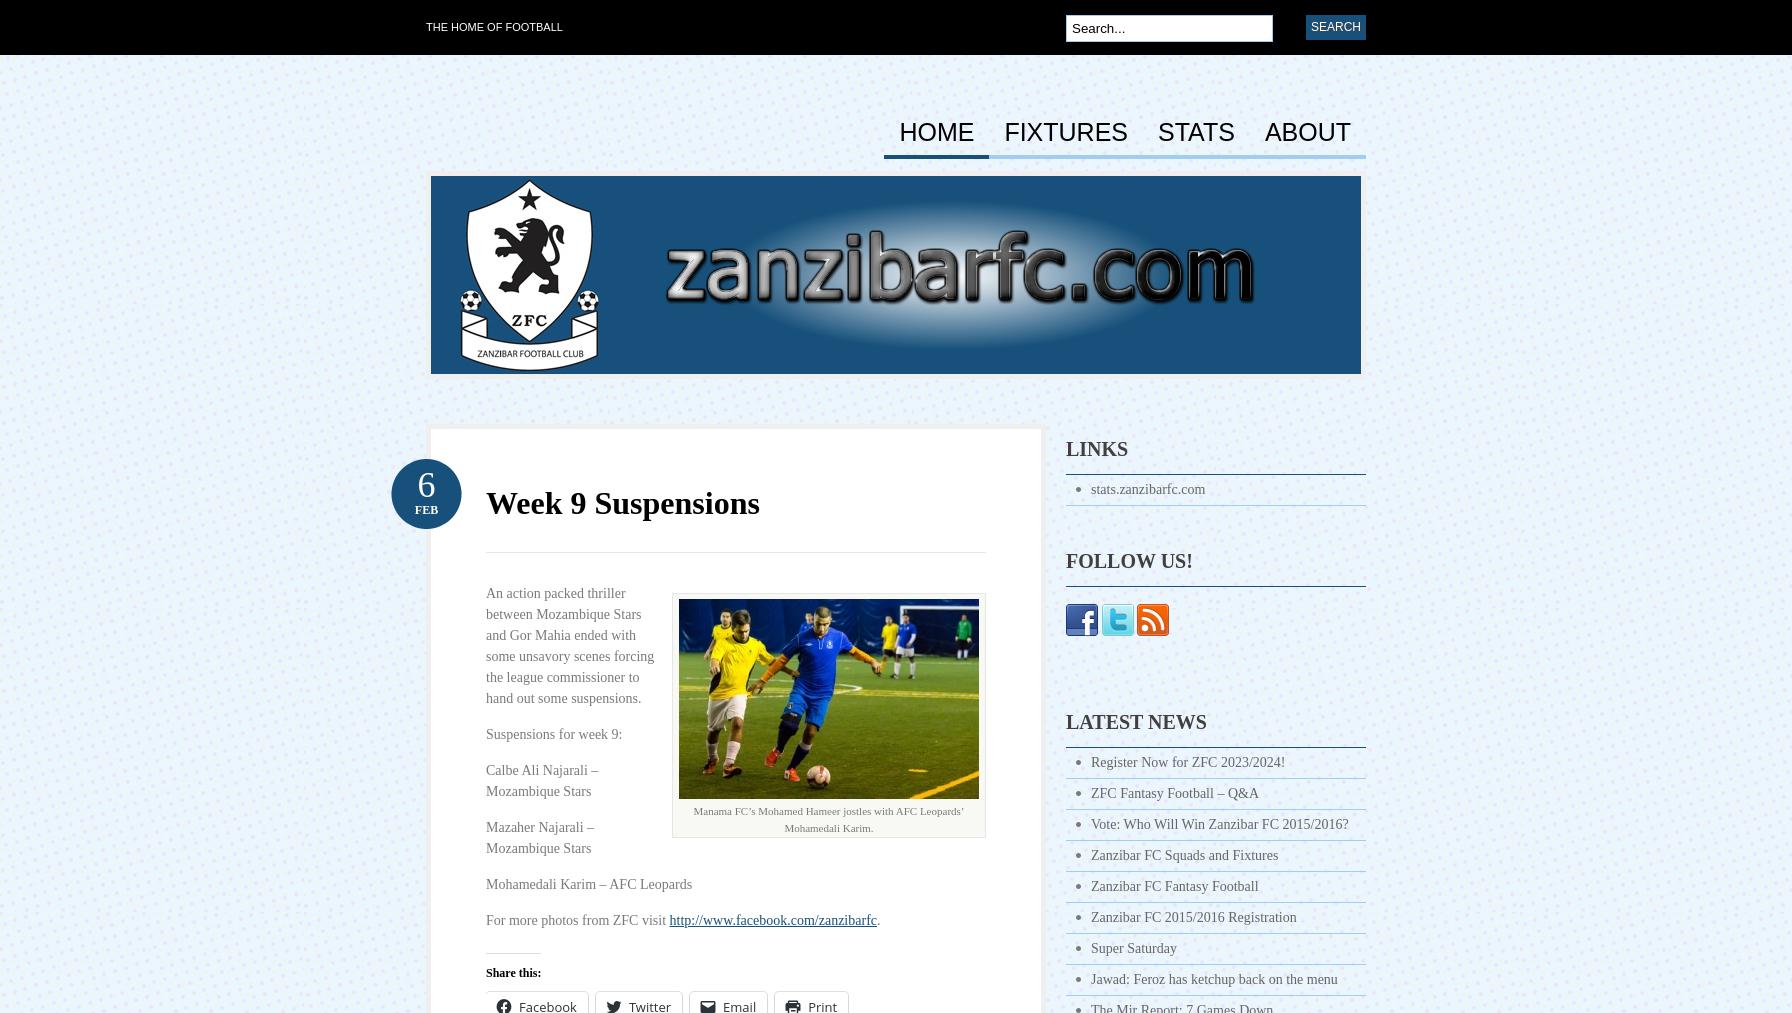  I want to click on 'Share this:', so click(513, 972).